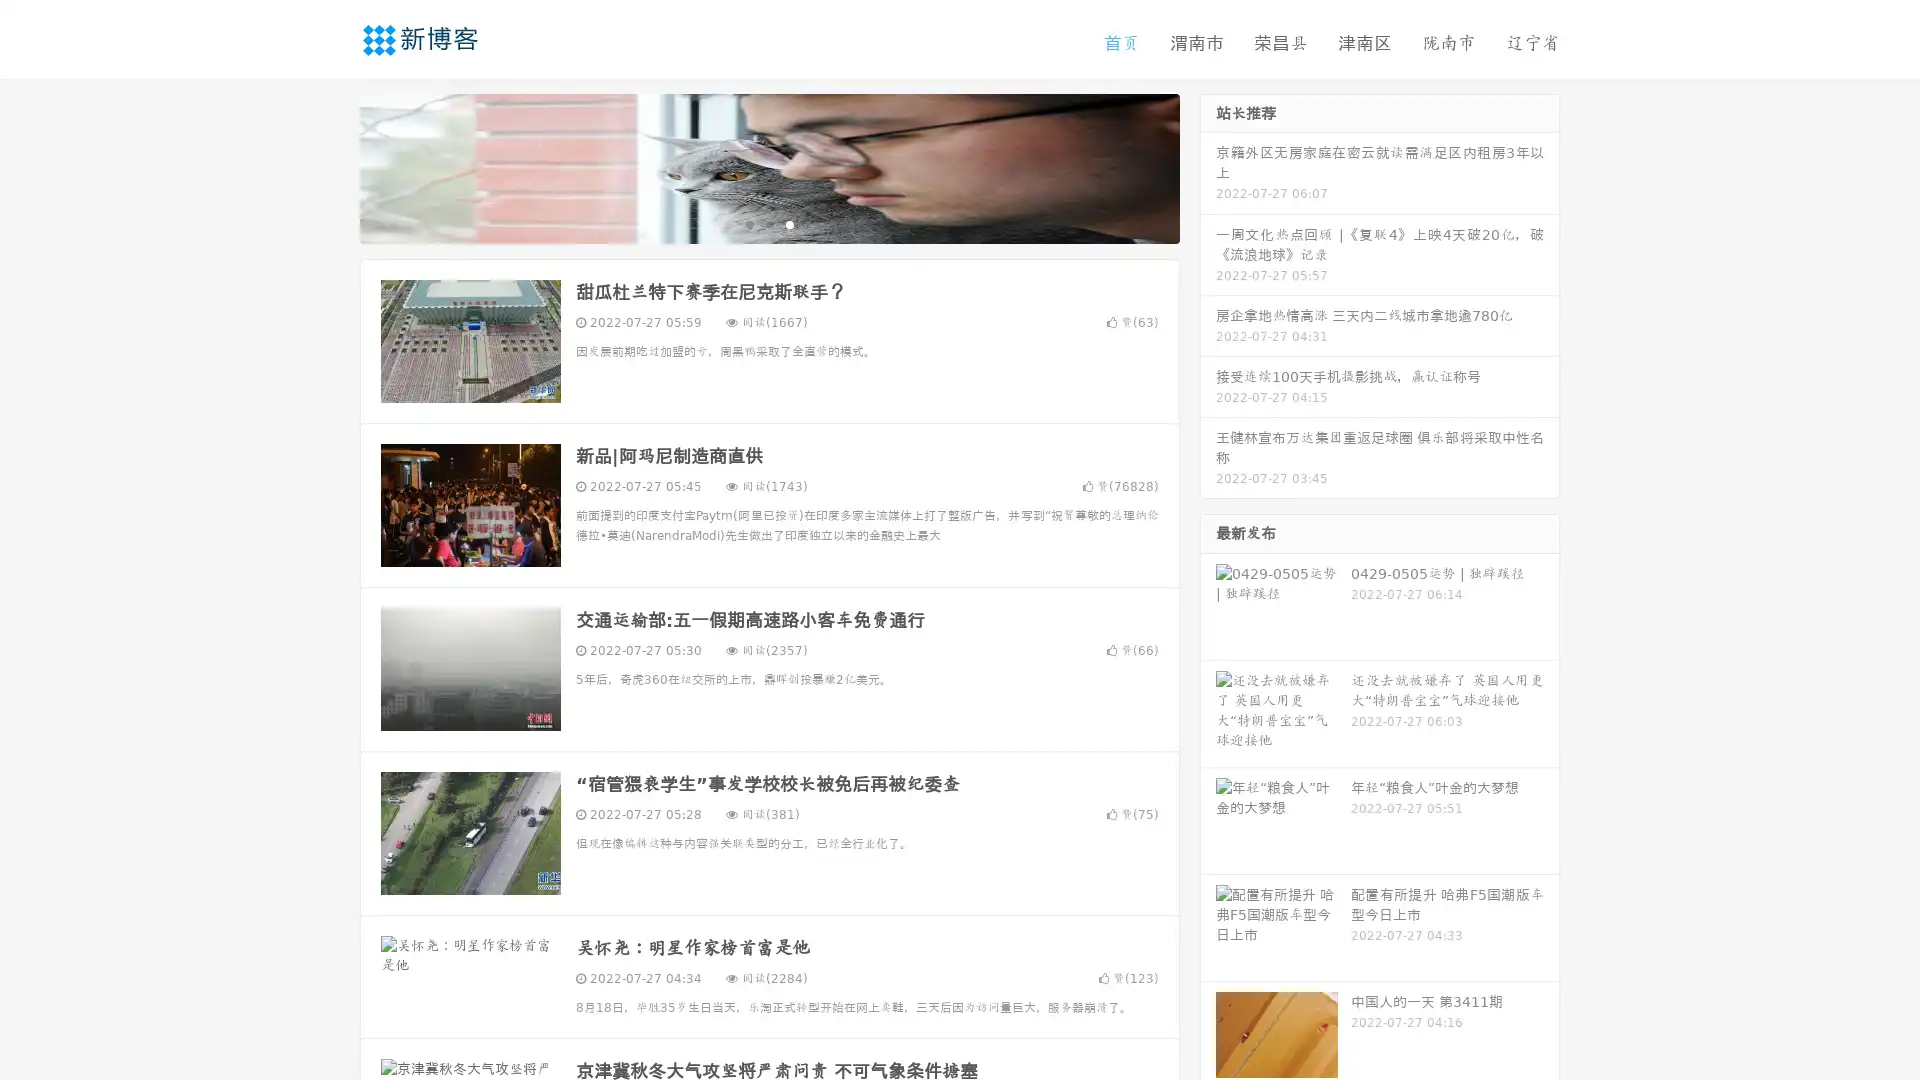 Image resolution: width=1920 pixels, height=1080 pixels. I want to click on Next slide, so click(1208, 168).